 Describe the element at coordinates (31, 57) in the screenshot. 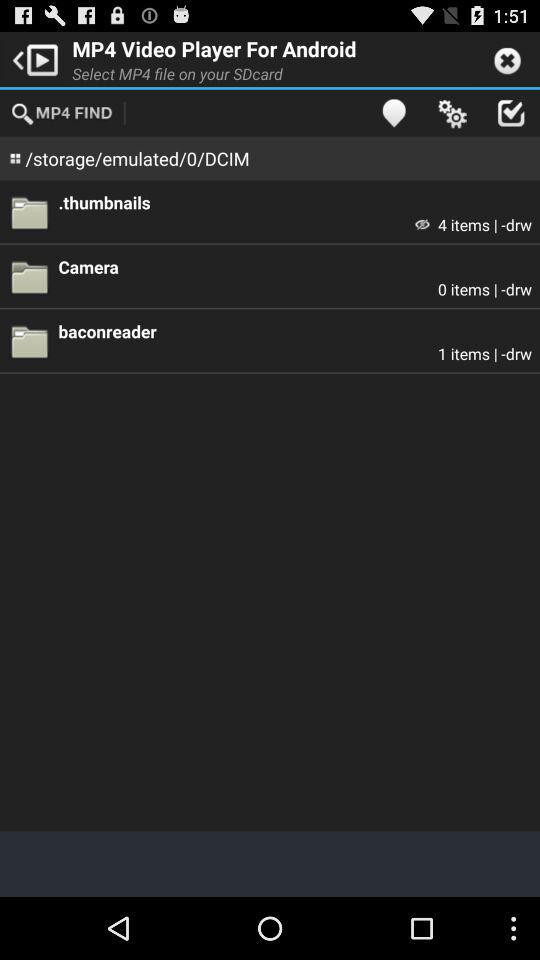

I see `app next to mp4 video player icon` at that location.